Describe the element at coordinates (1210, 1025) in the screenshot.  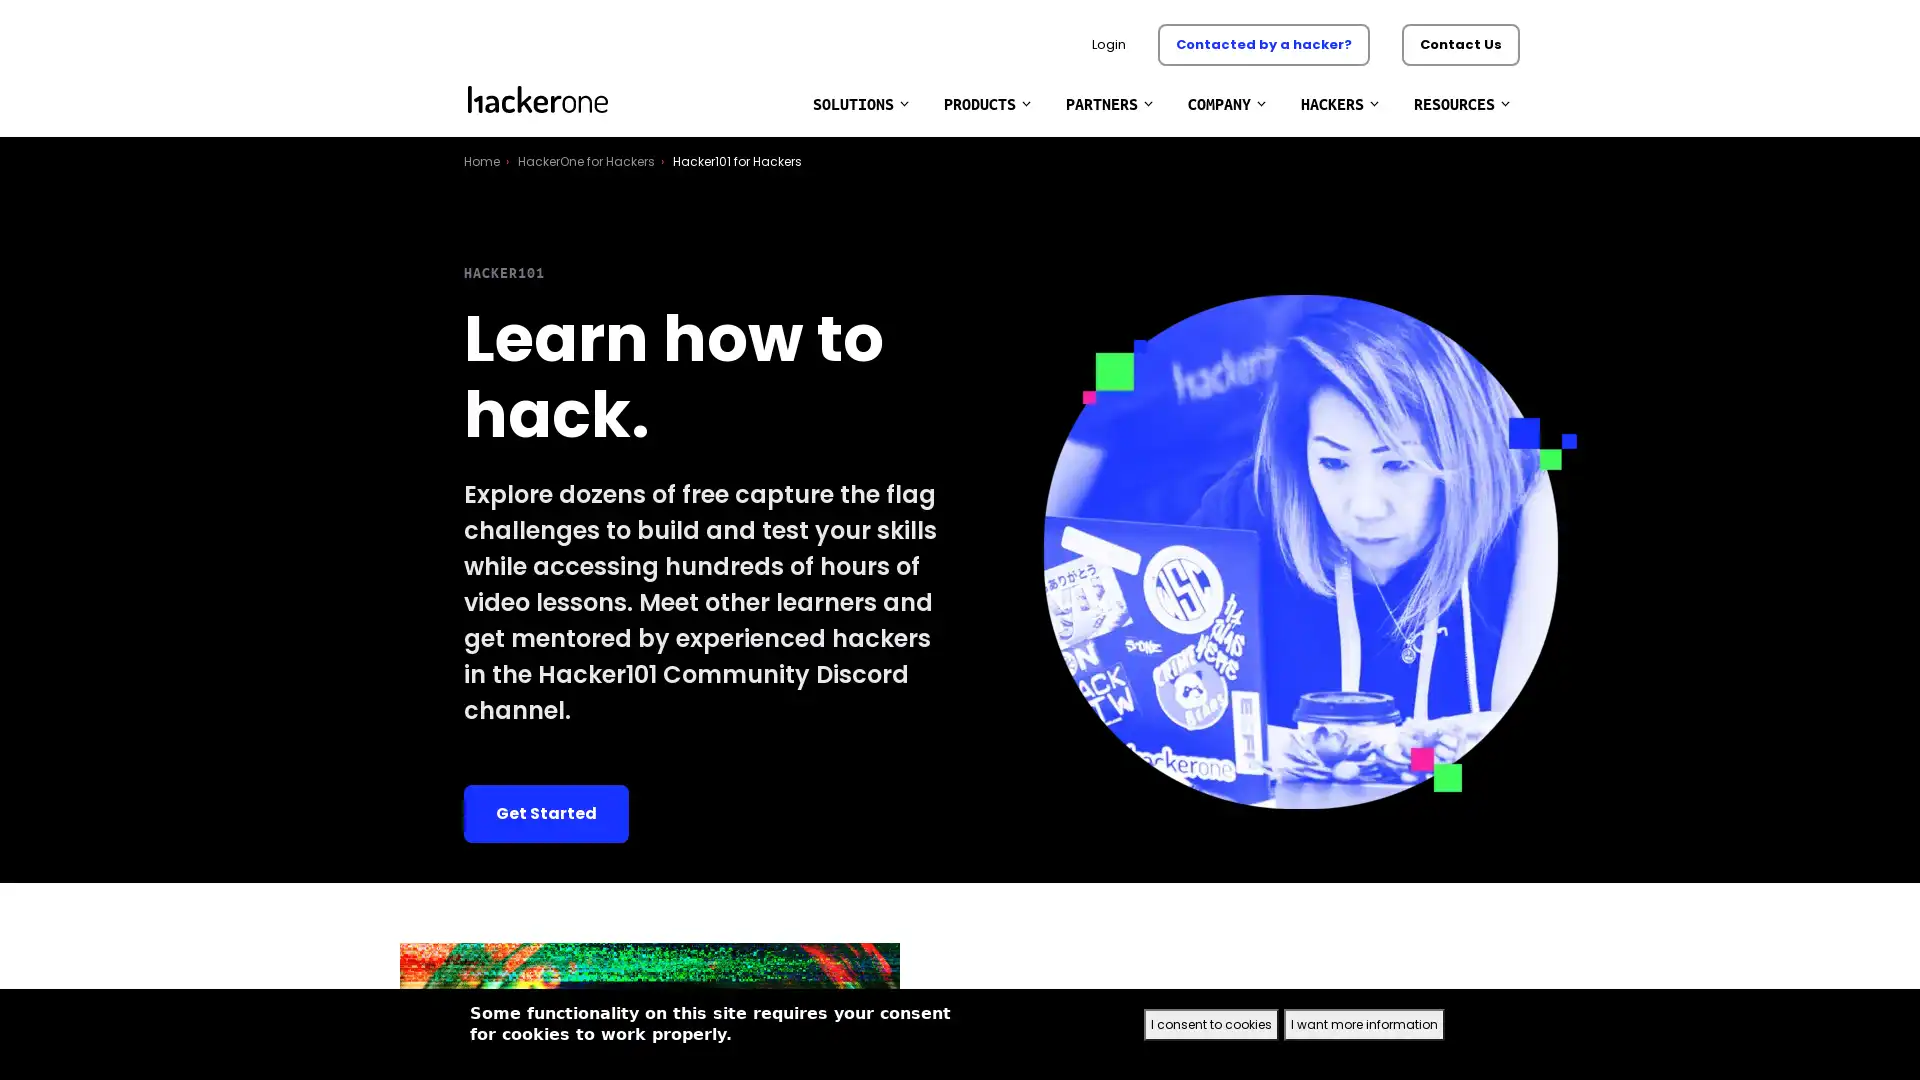
I see `I consent to cookies` at that location.